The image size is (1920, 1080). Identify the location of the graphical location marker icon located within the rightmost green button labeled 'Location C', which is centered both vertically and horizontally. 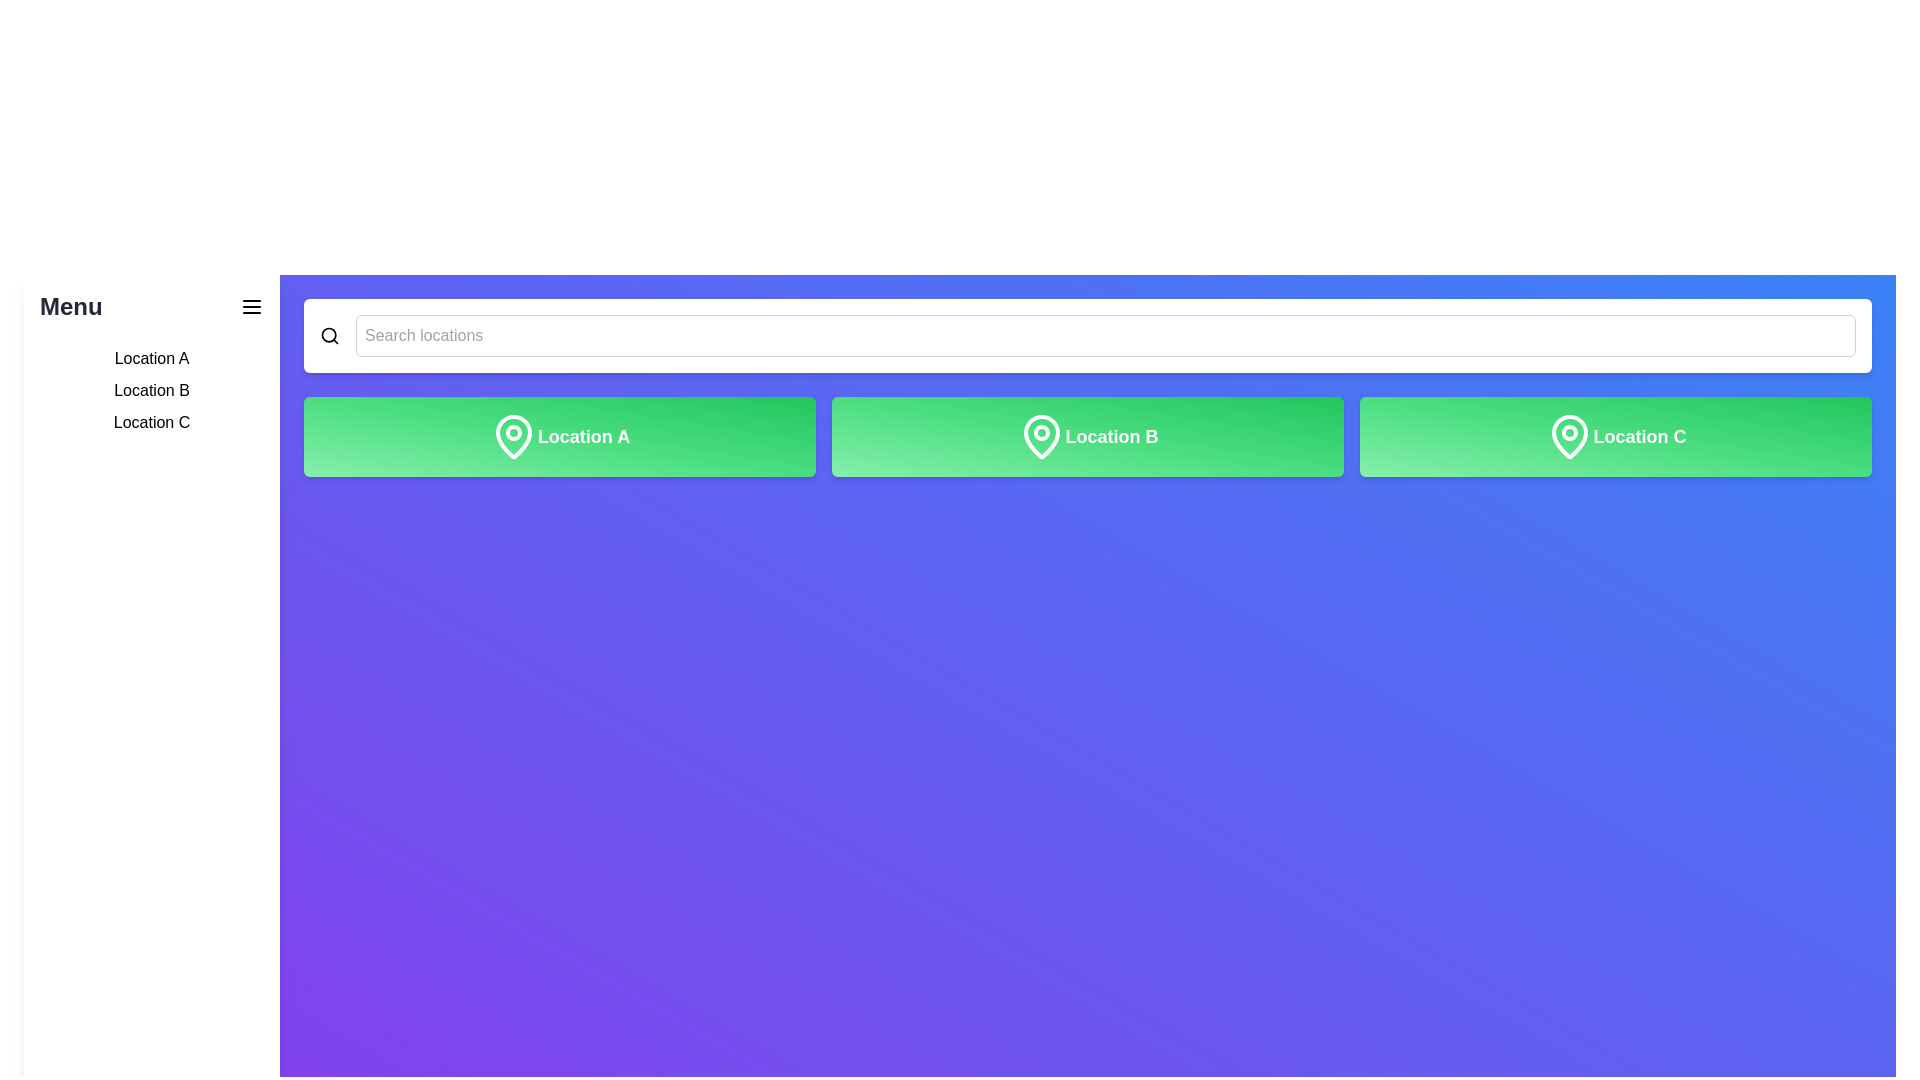
(1568, 435).